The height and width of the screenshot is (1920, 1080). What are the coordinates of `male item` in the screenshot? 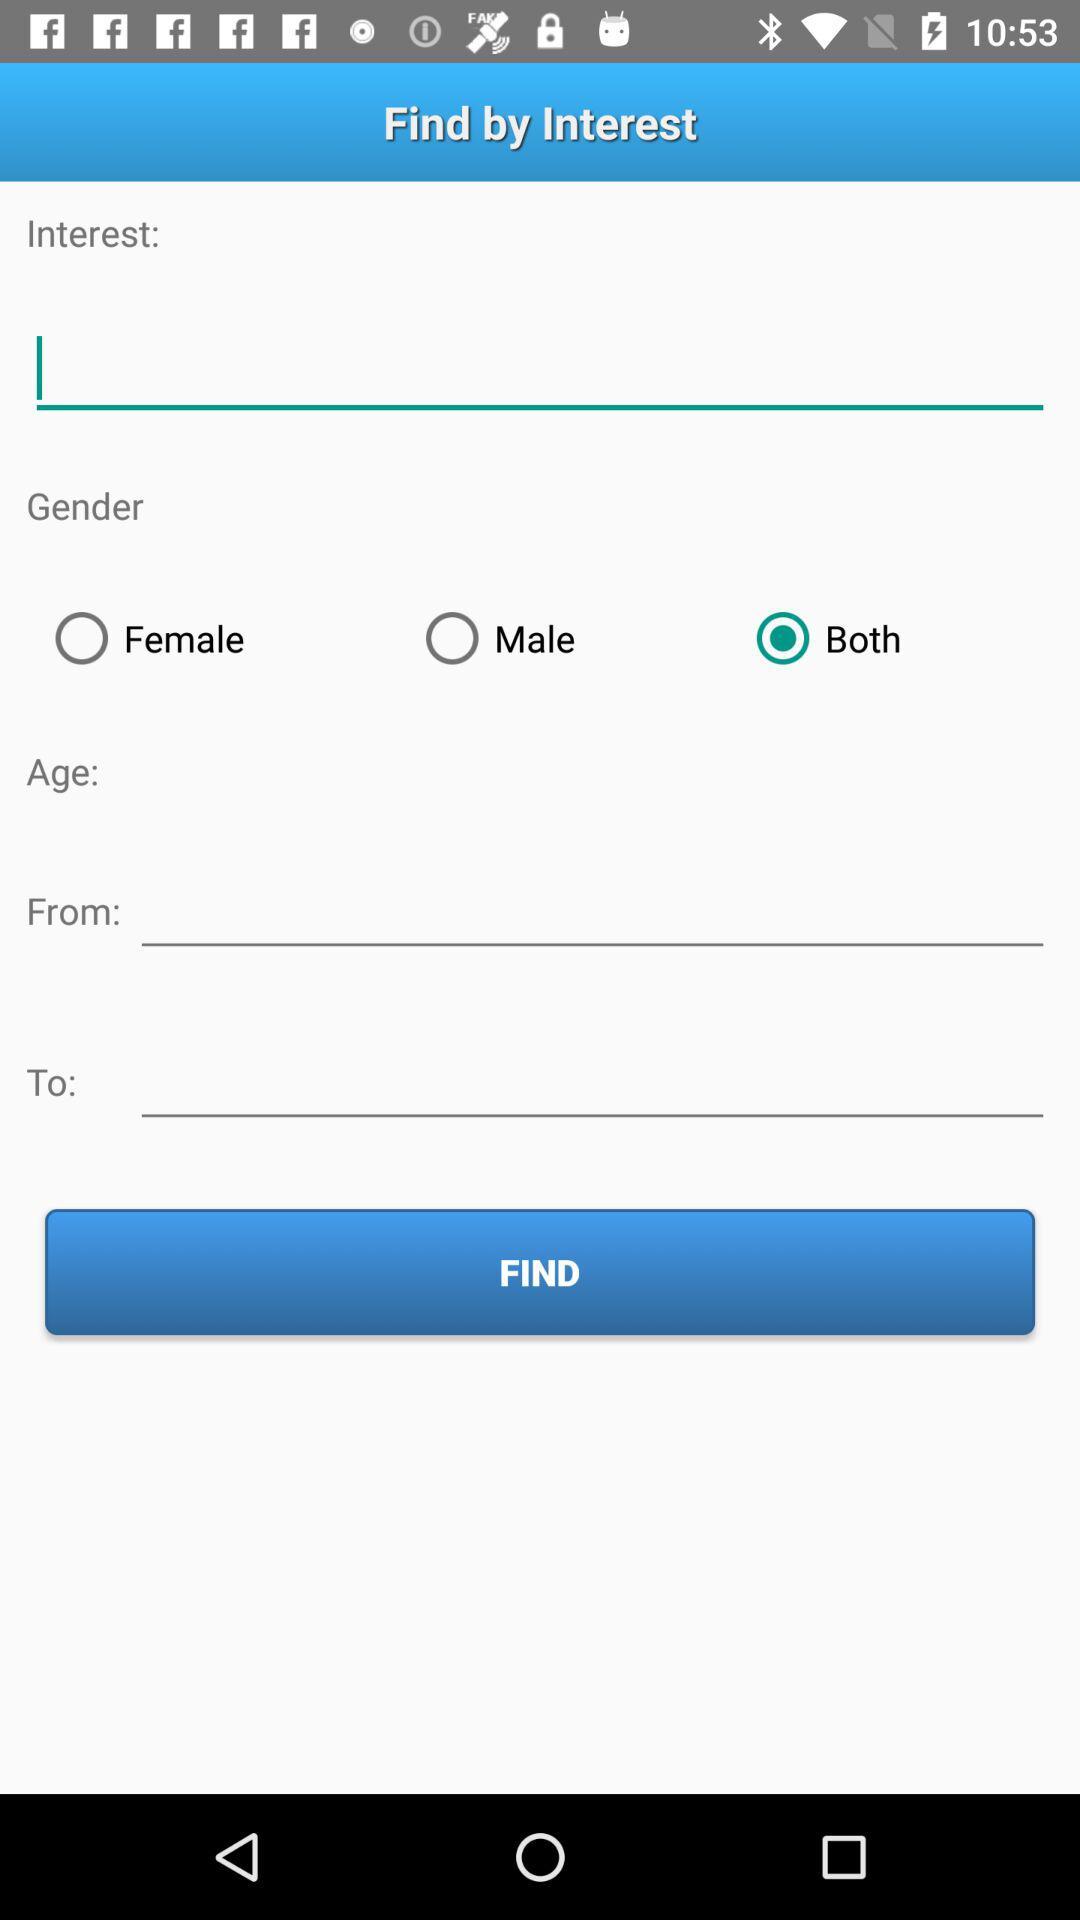 It's located at (562, 637).